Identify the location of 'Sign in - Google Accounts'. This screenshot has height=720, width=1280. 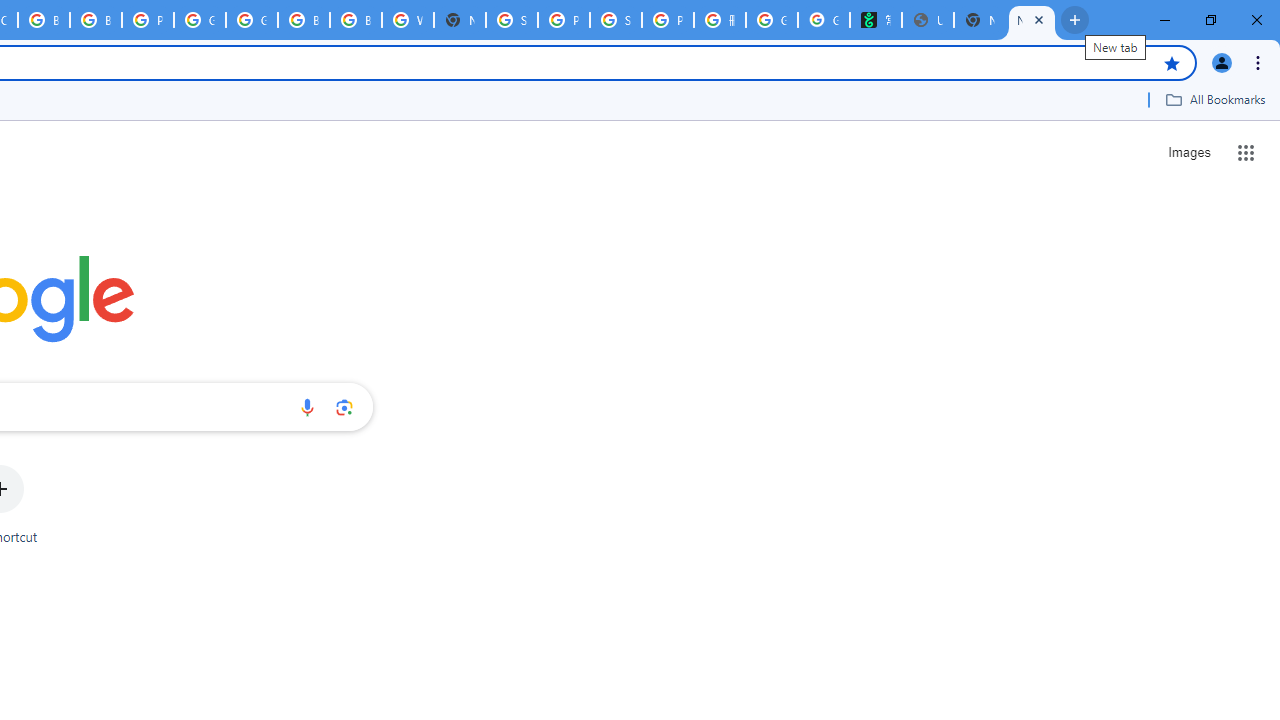
(512, 20).